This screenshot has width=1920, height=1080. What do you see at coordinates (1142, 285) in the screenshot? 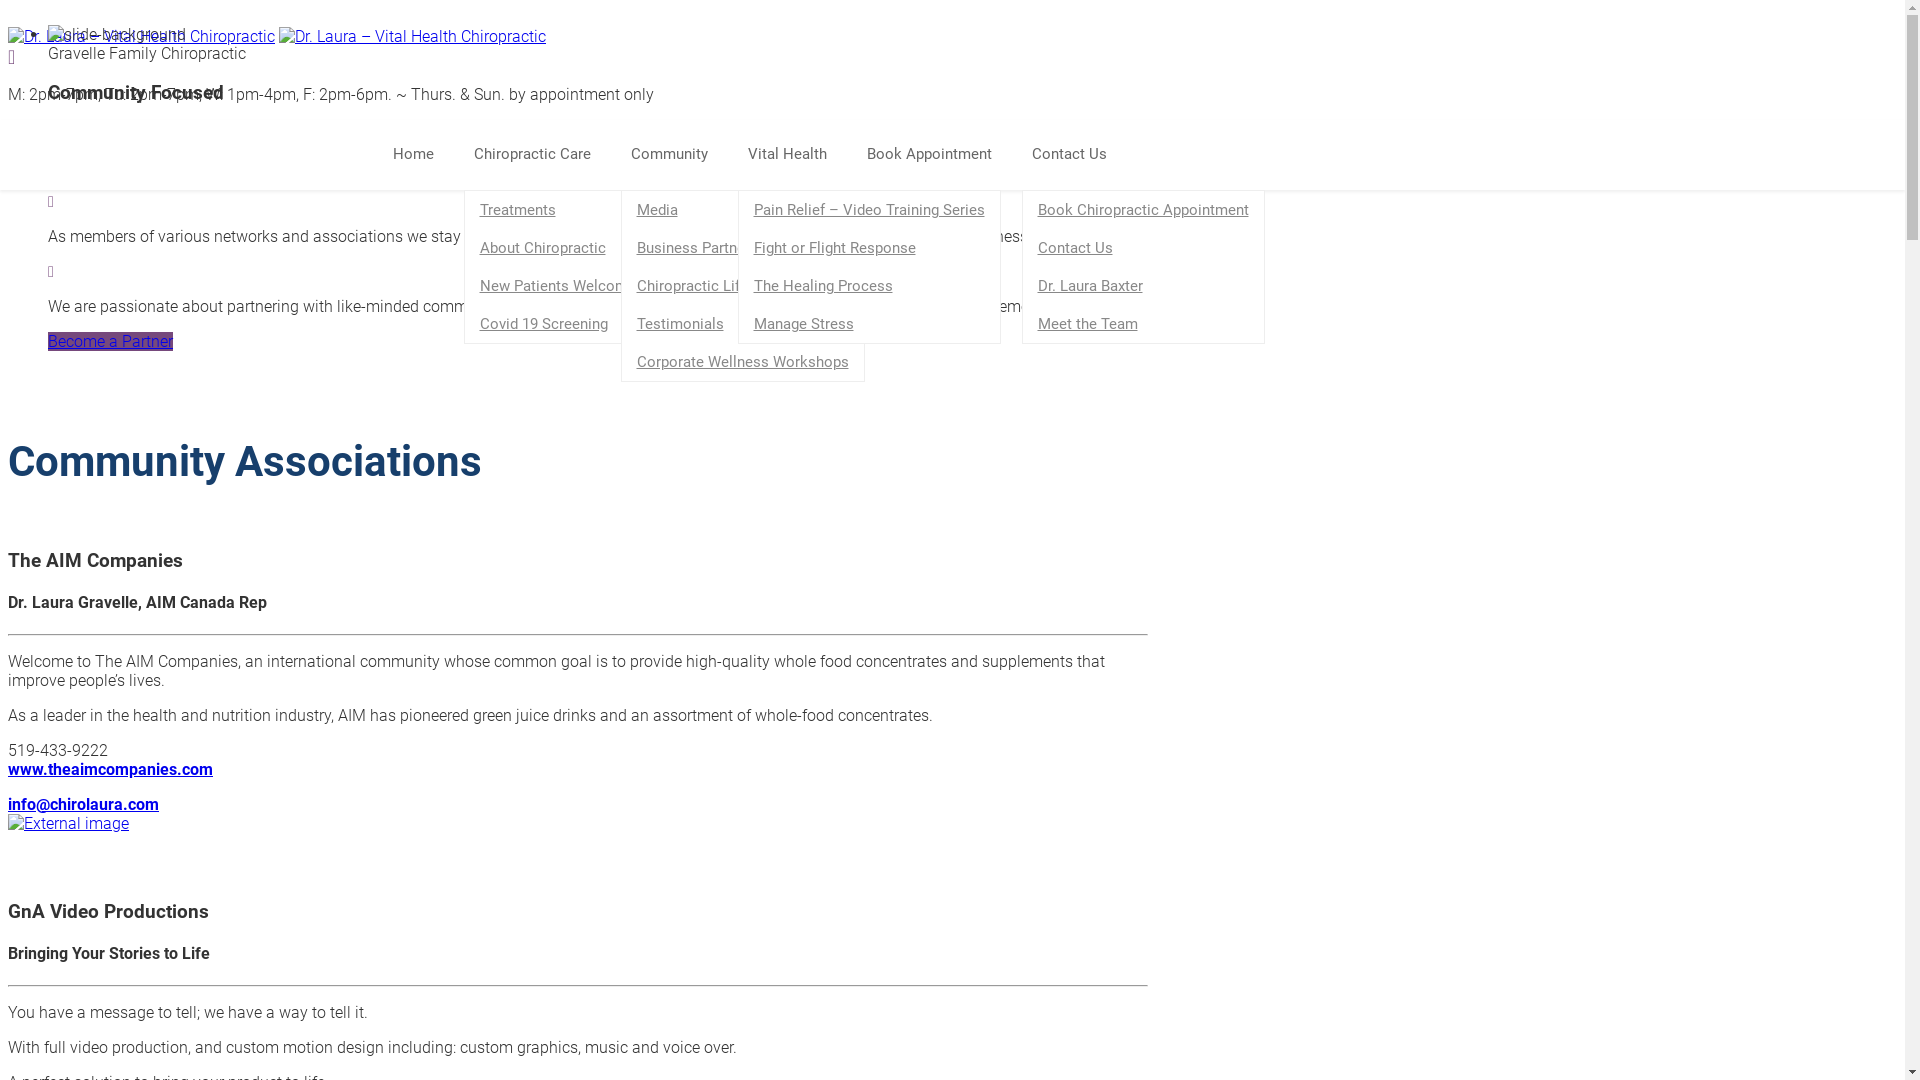
I see `'Dr. Laura Baxter'` at bounding box center [1142, 285].